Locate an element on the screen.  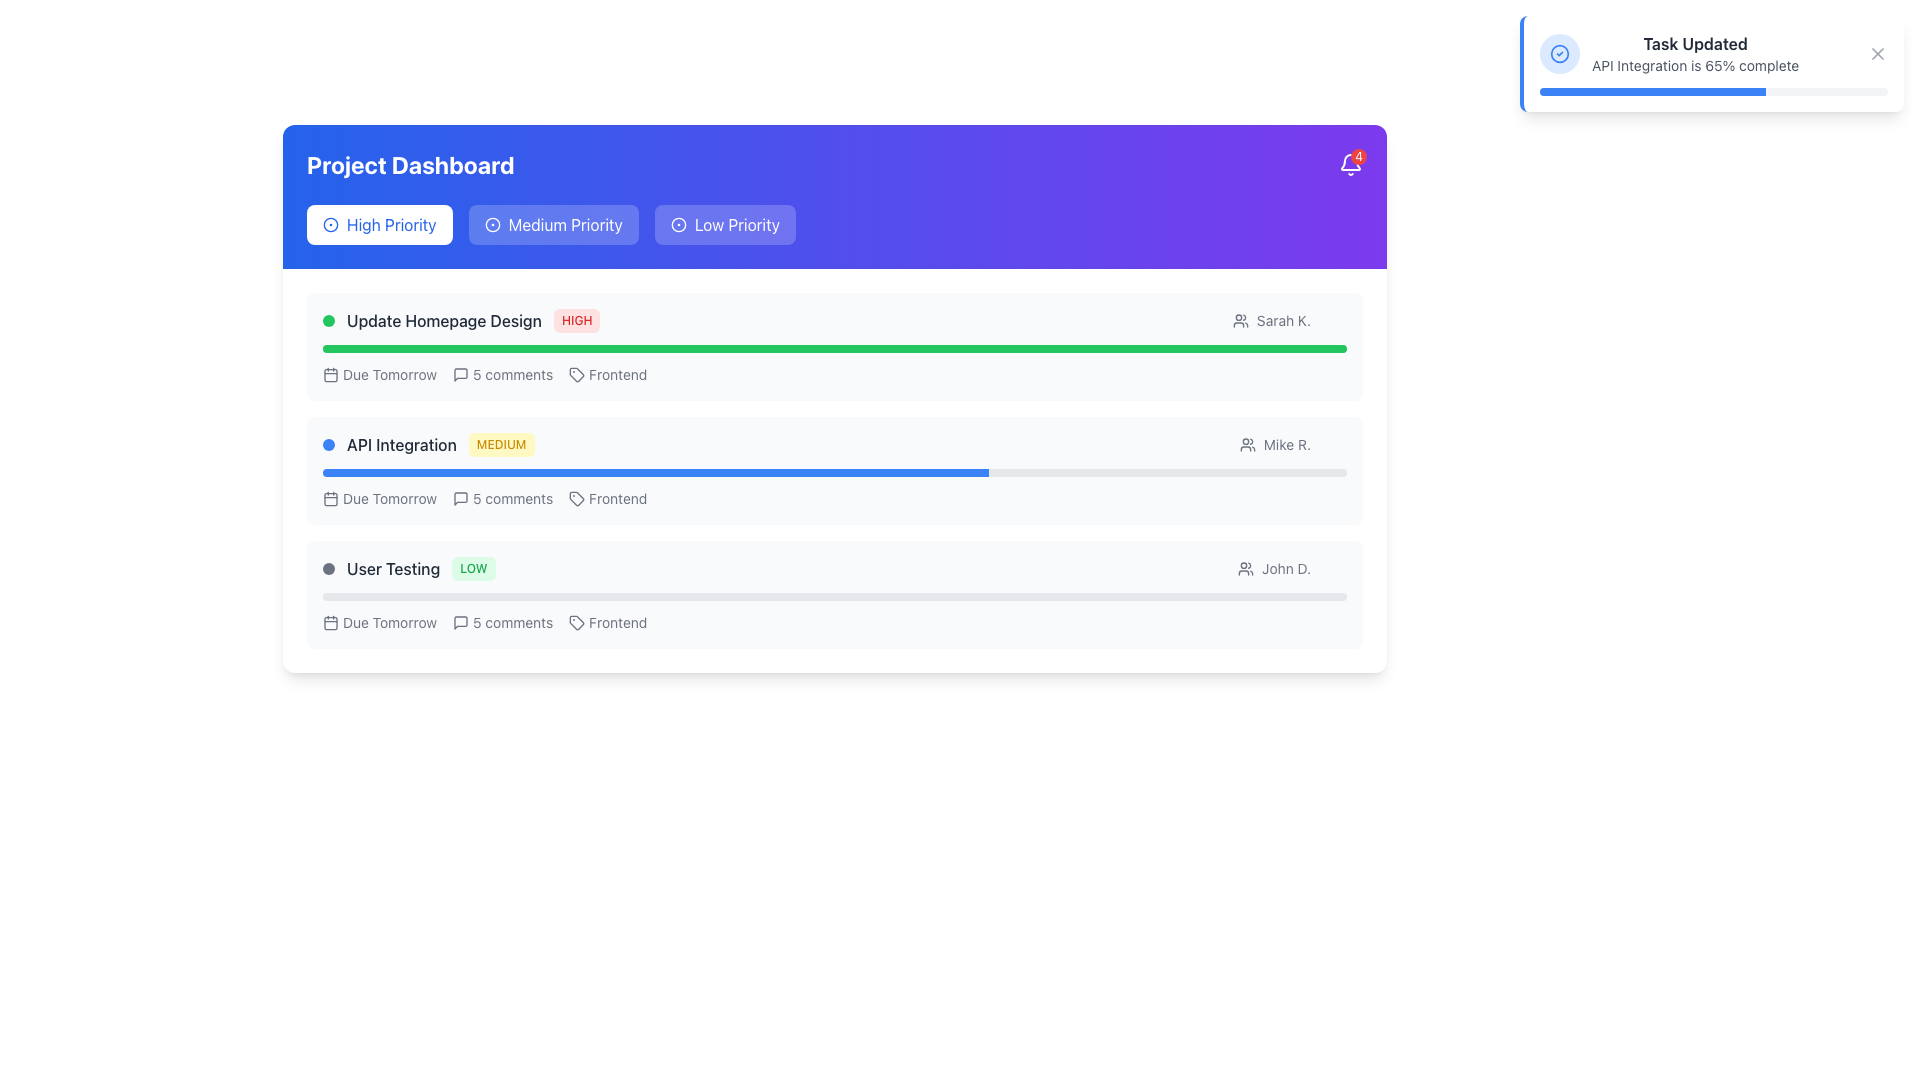
the state of the circular icon within the 'High Priority' button, which is located to the left side of the button is located at coordinates (331, 224).